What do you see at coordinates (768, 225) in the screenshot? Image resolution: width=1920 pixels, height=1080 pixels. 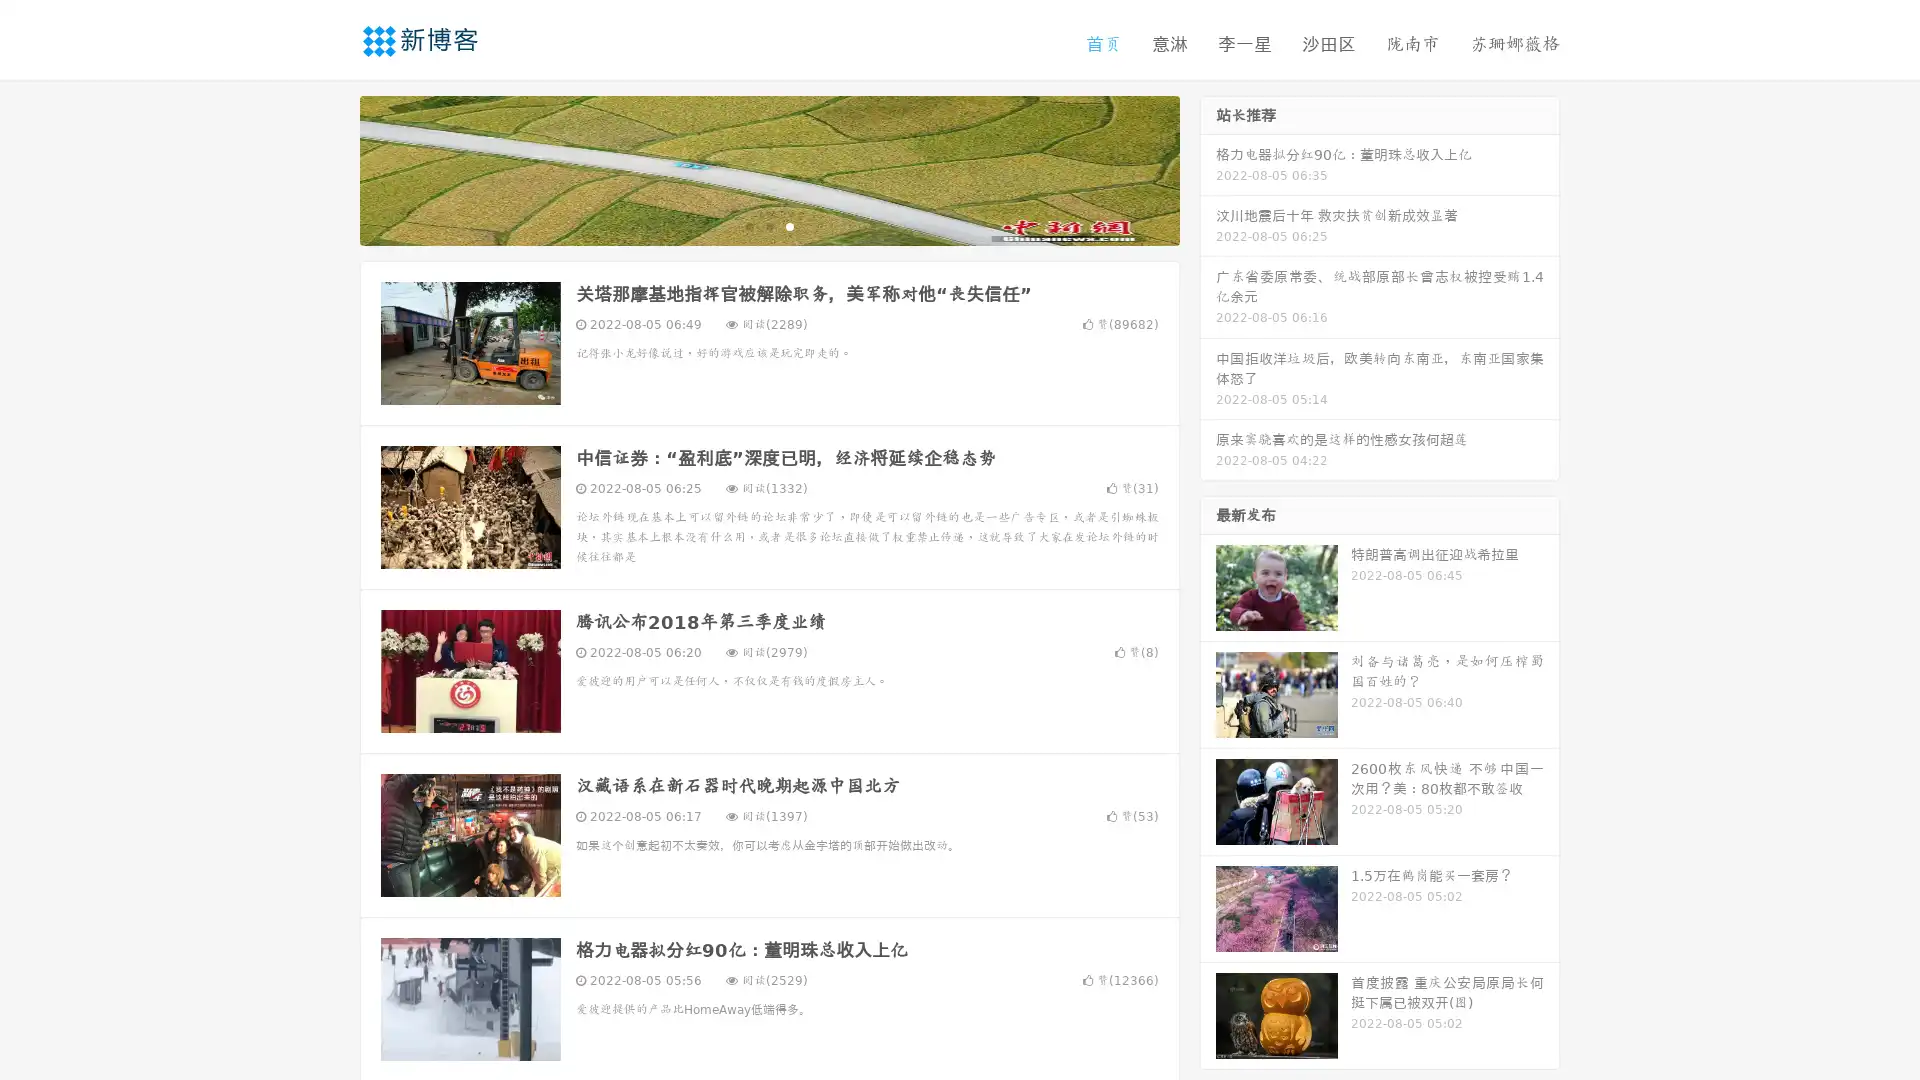 I see `Go to slide 2` at bounding box center [768, 225].